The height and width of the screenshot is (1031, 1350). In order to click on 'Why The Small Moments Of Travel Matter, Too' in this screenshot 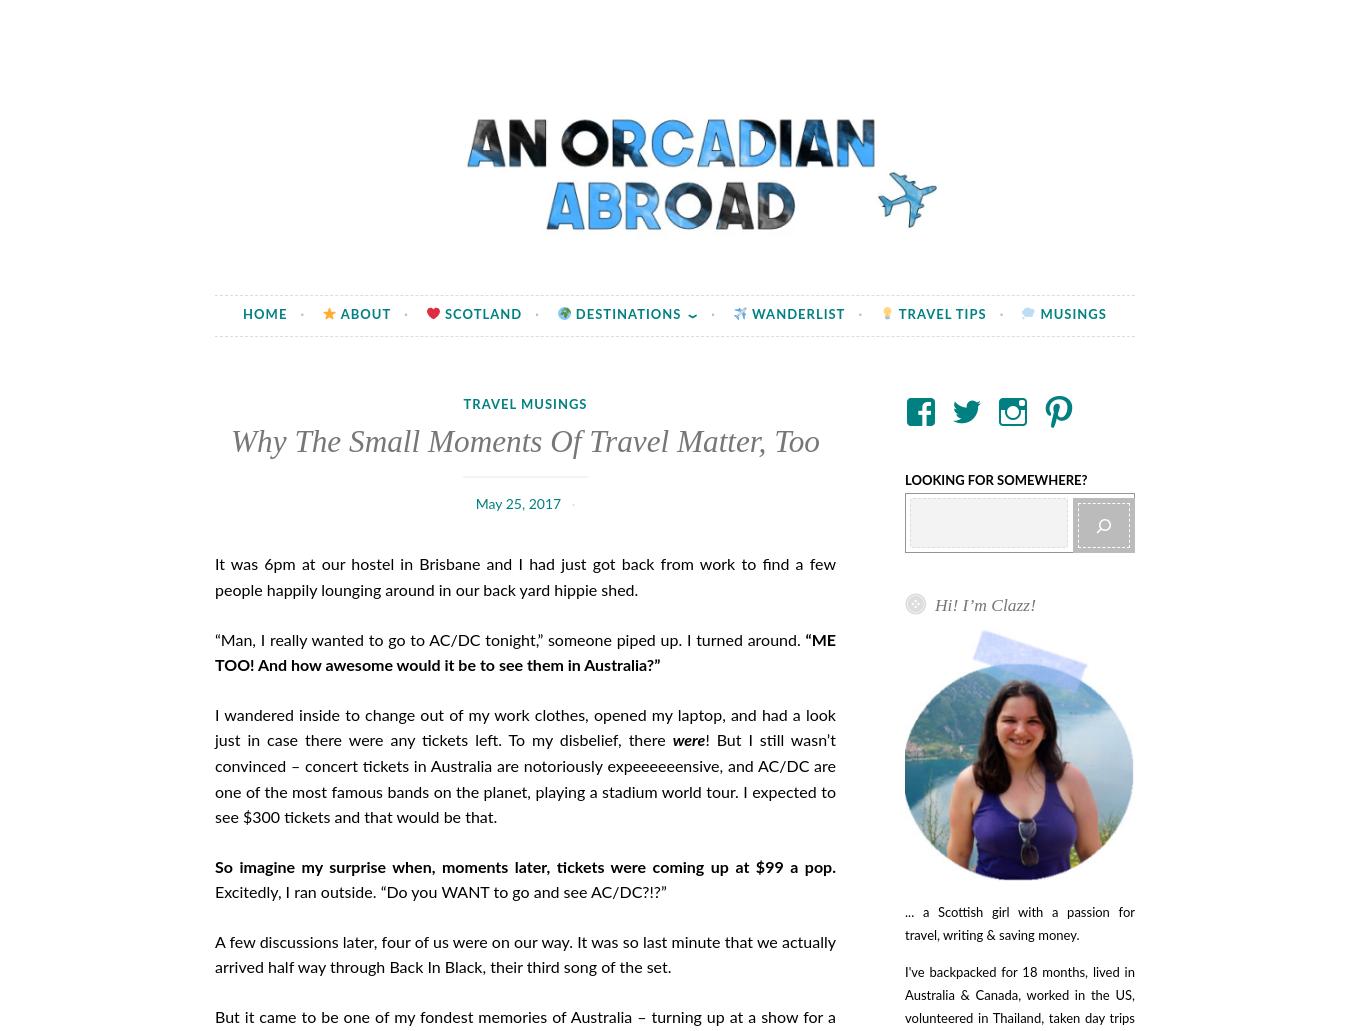, I will do `click(524, 441)`.